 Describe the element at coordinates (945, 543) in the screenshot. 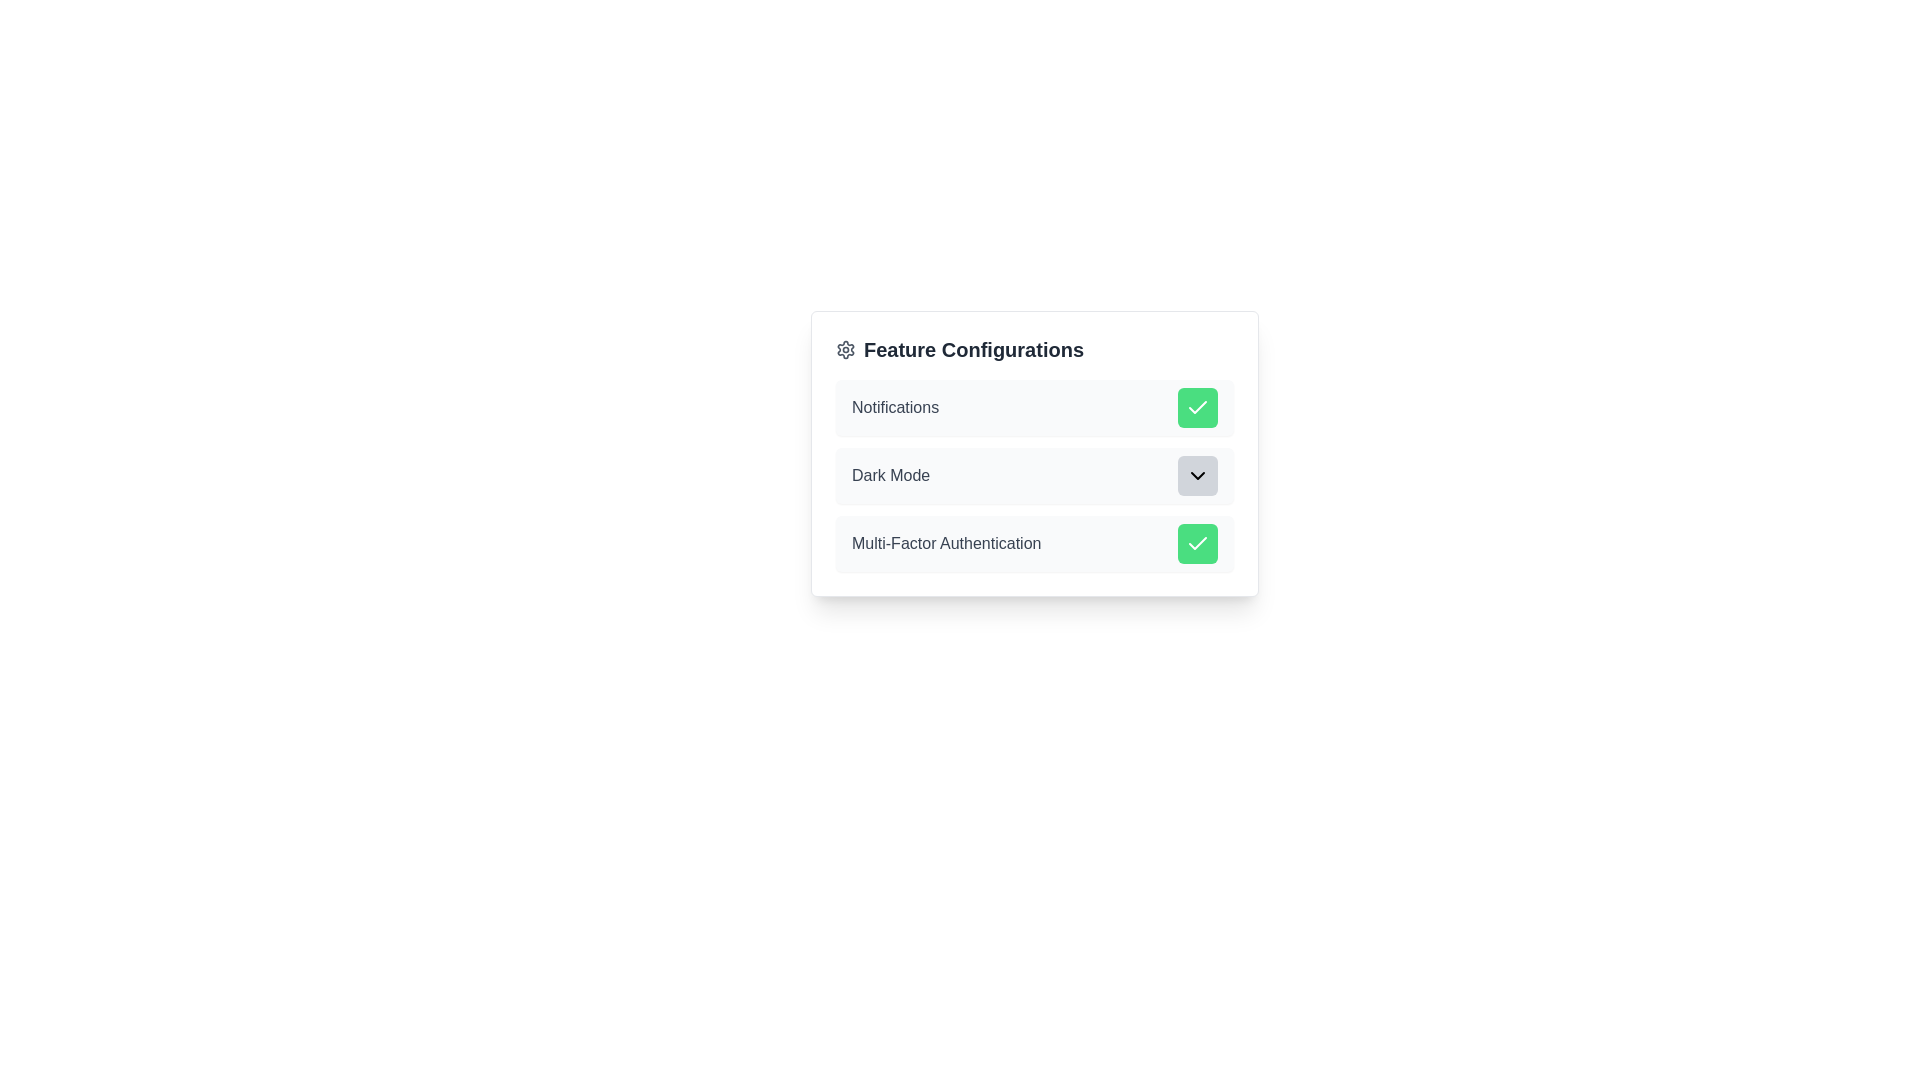

I see `Text label displaying 'Multi-Factor Authentication' in dark gray text, located in the settings panel under the 'Feature Configurations' section` at that location.